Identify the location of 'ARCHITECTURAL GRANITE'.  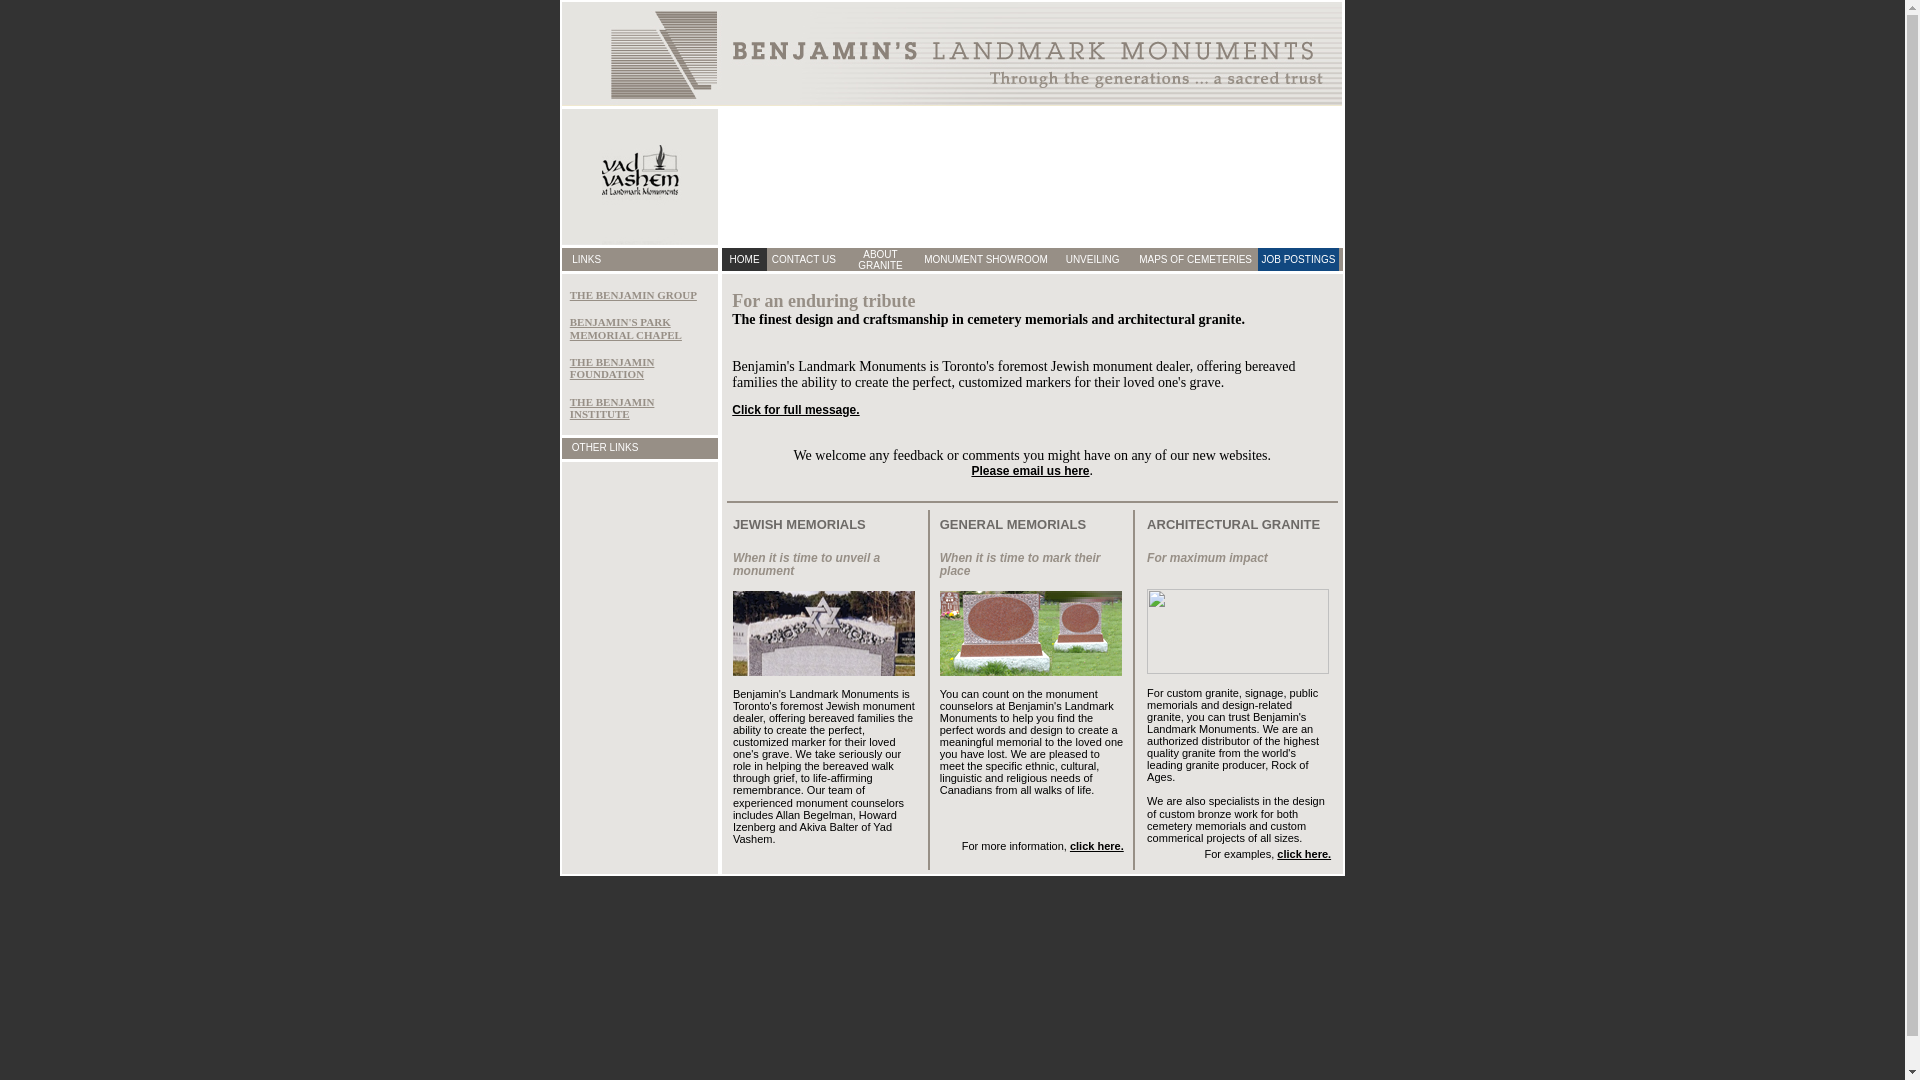
(1147, 523).